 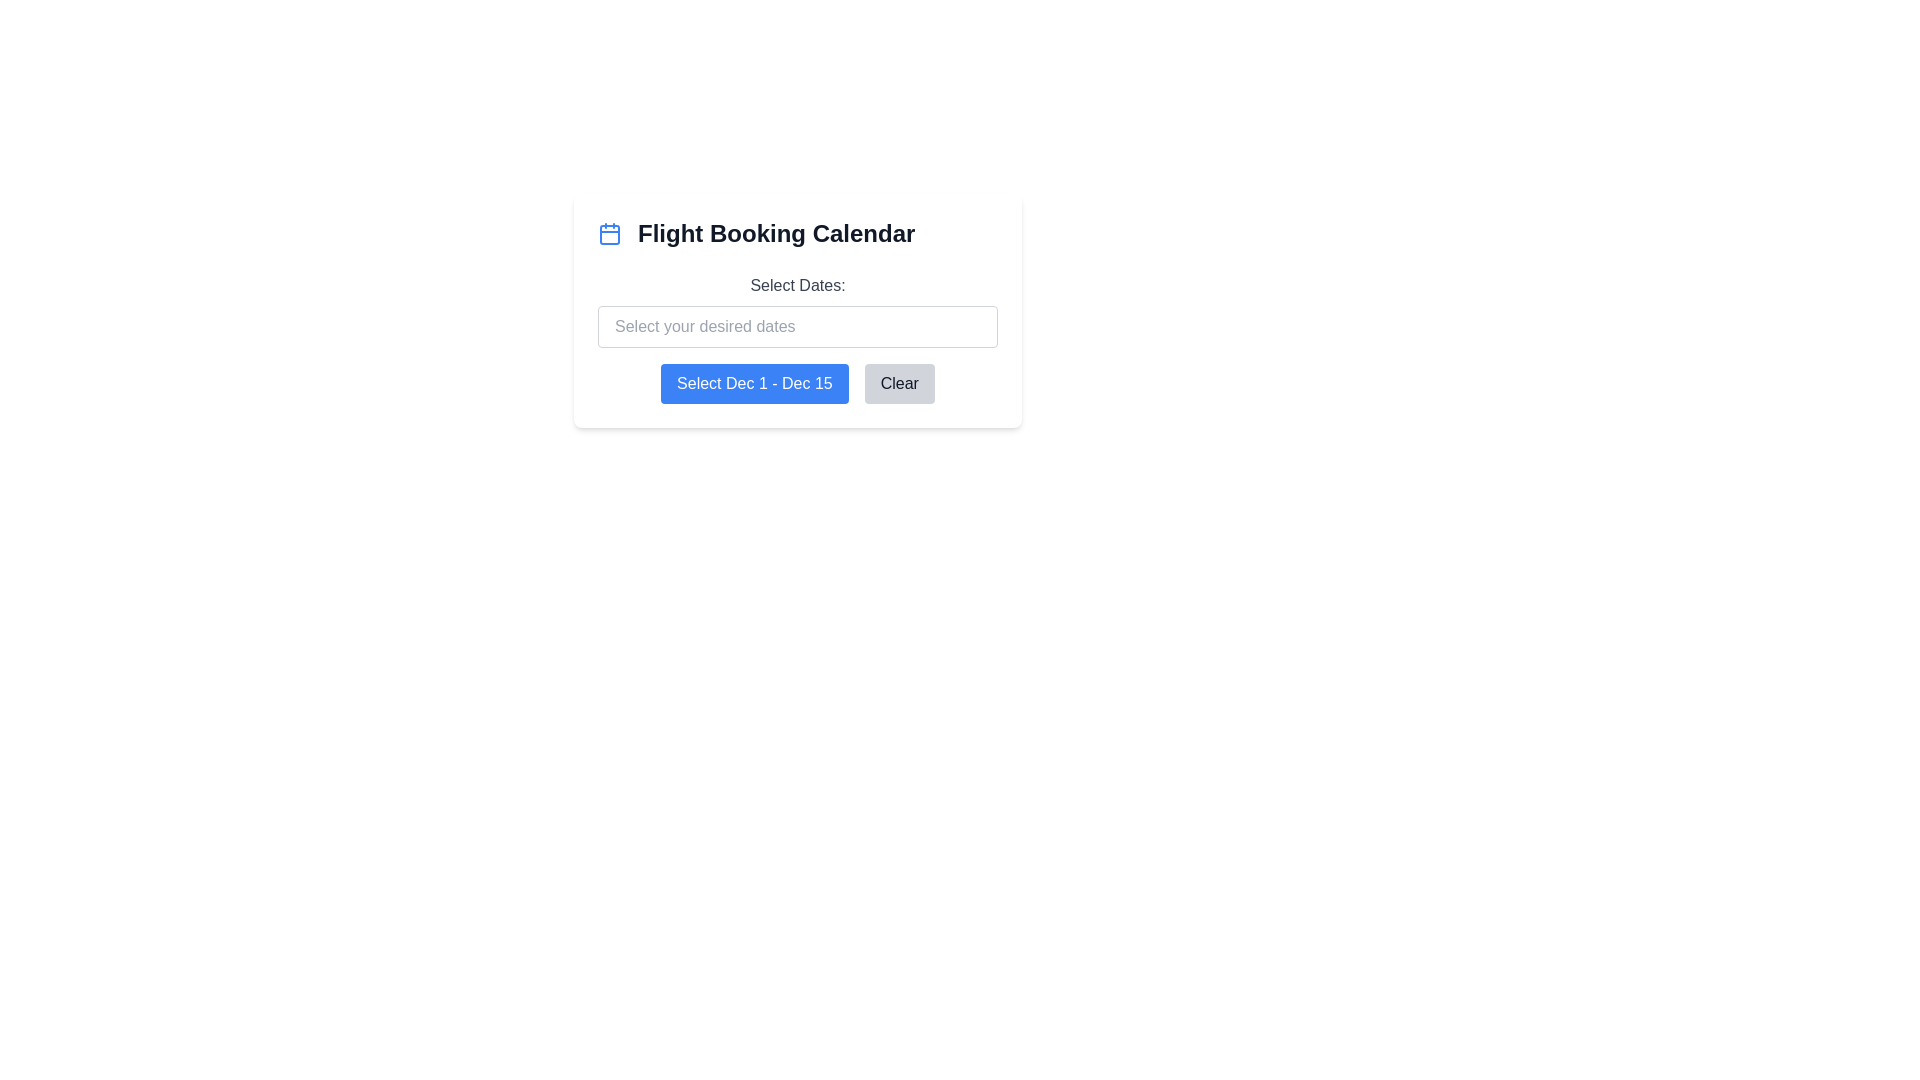 What do you see at coordinates (608, 233) in the screenshot?
I see `the calendar icon associated with the 'Flight Booking Calendar' text` at bounding box center [608, 233].